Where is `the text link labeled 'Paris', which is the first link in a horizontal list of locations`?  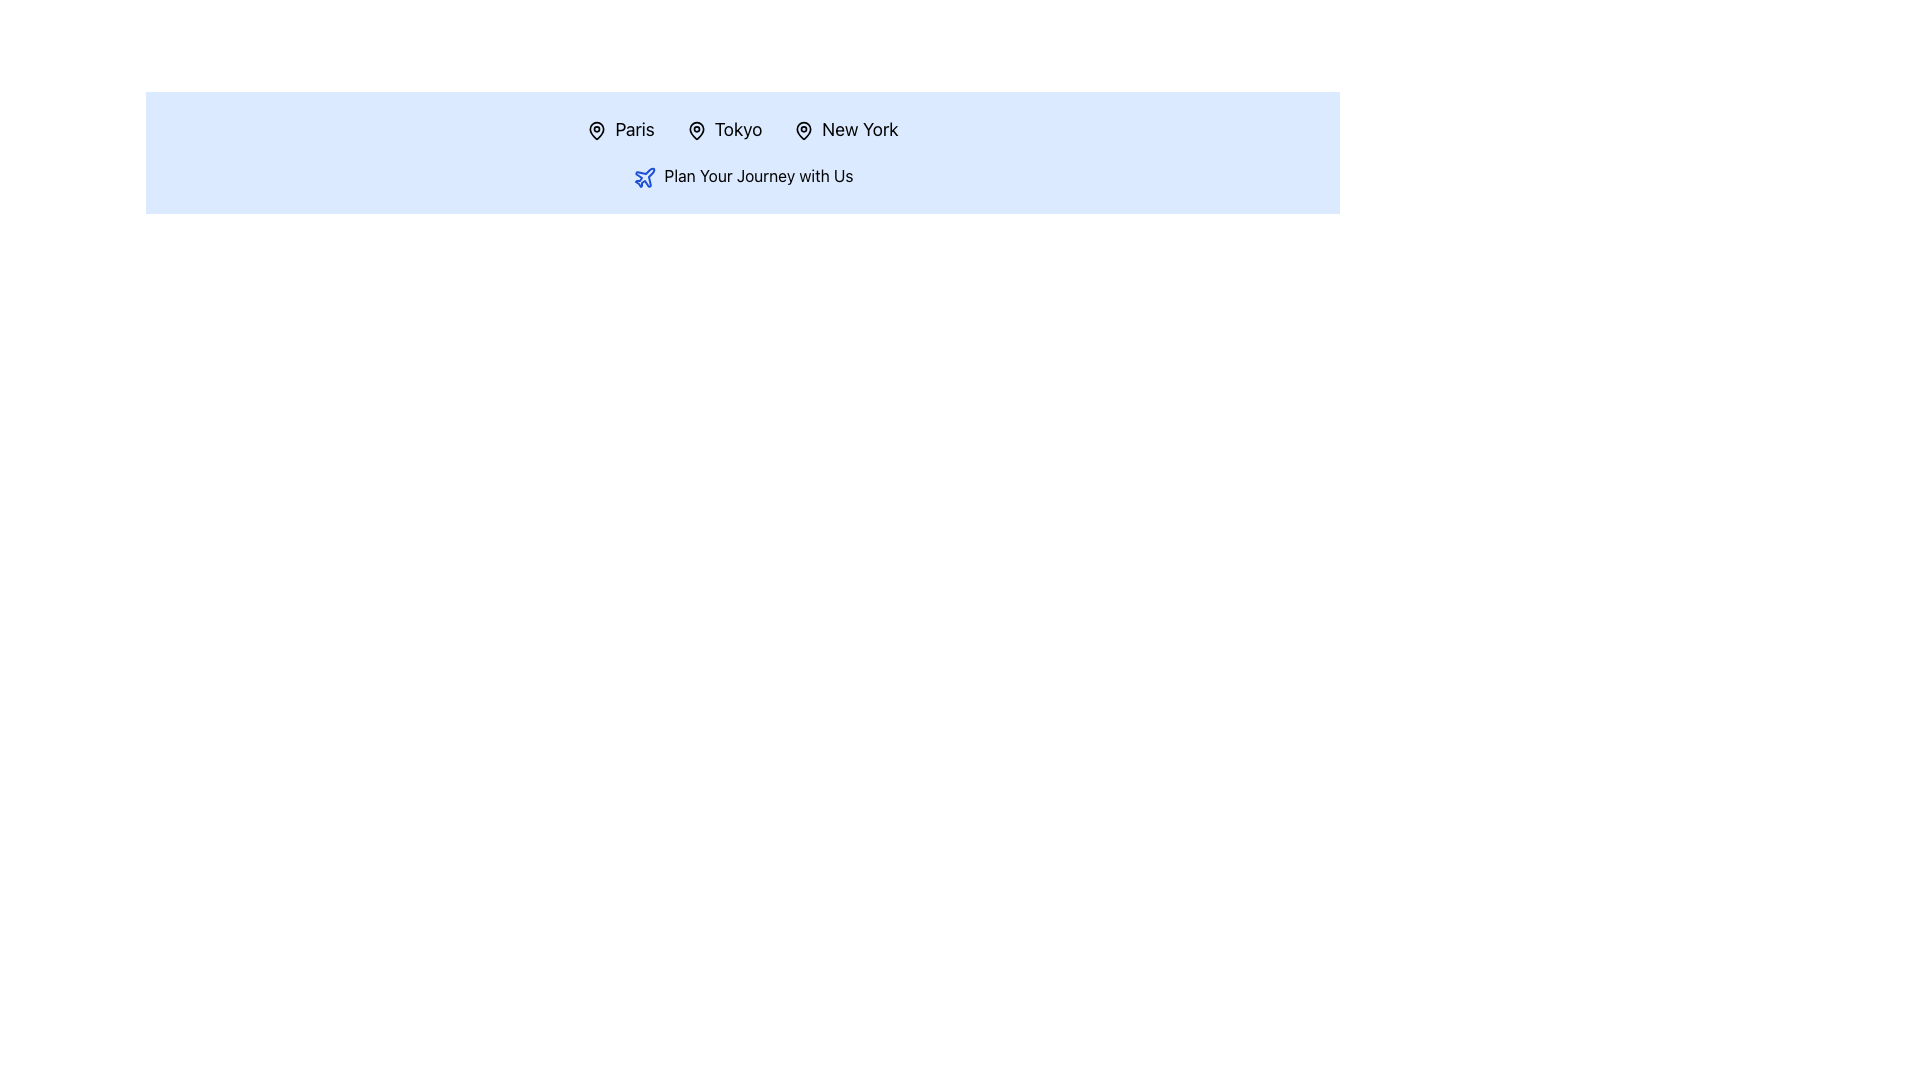 the text link labeled 'Paris', which is the first link in a horizontal list of locations is located at coordinates (619, 129).